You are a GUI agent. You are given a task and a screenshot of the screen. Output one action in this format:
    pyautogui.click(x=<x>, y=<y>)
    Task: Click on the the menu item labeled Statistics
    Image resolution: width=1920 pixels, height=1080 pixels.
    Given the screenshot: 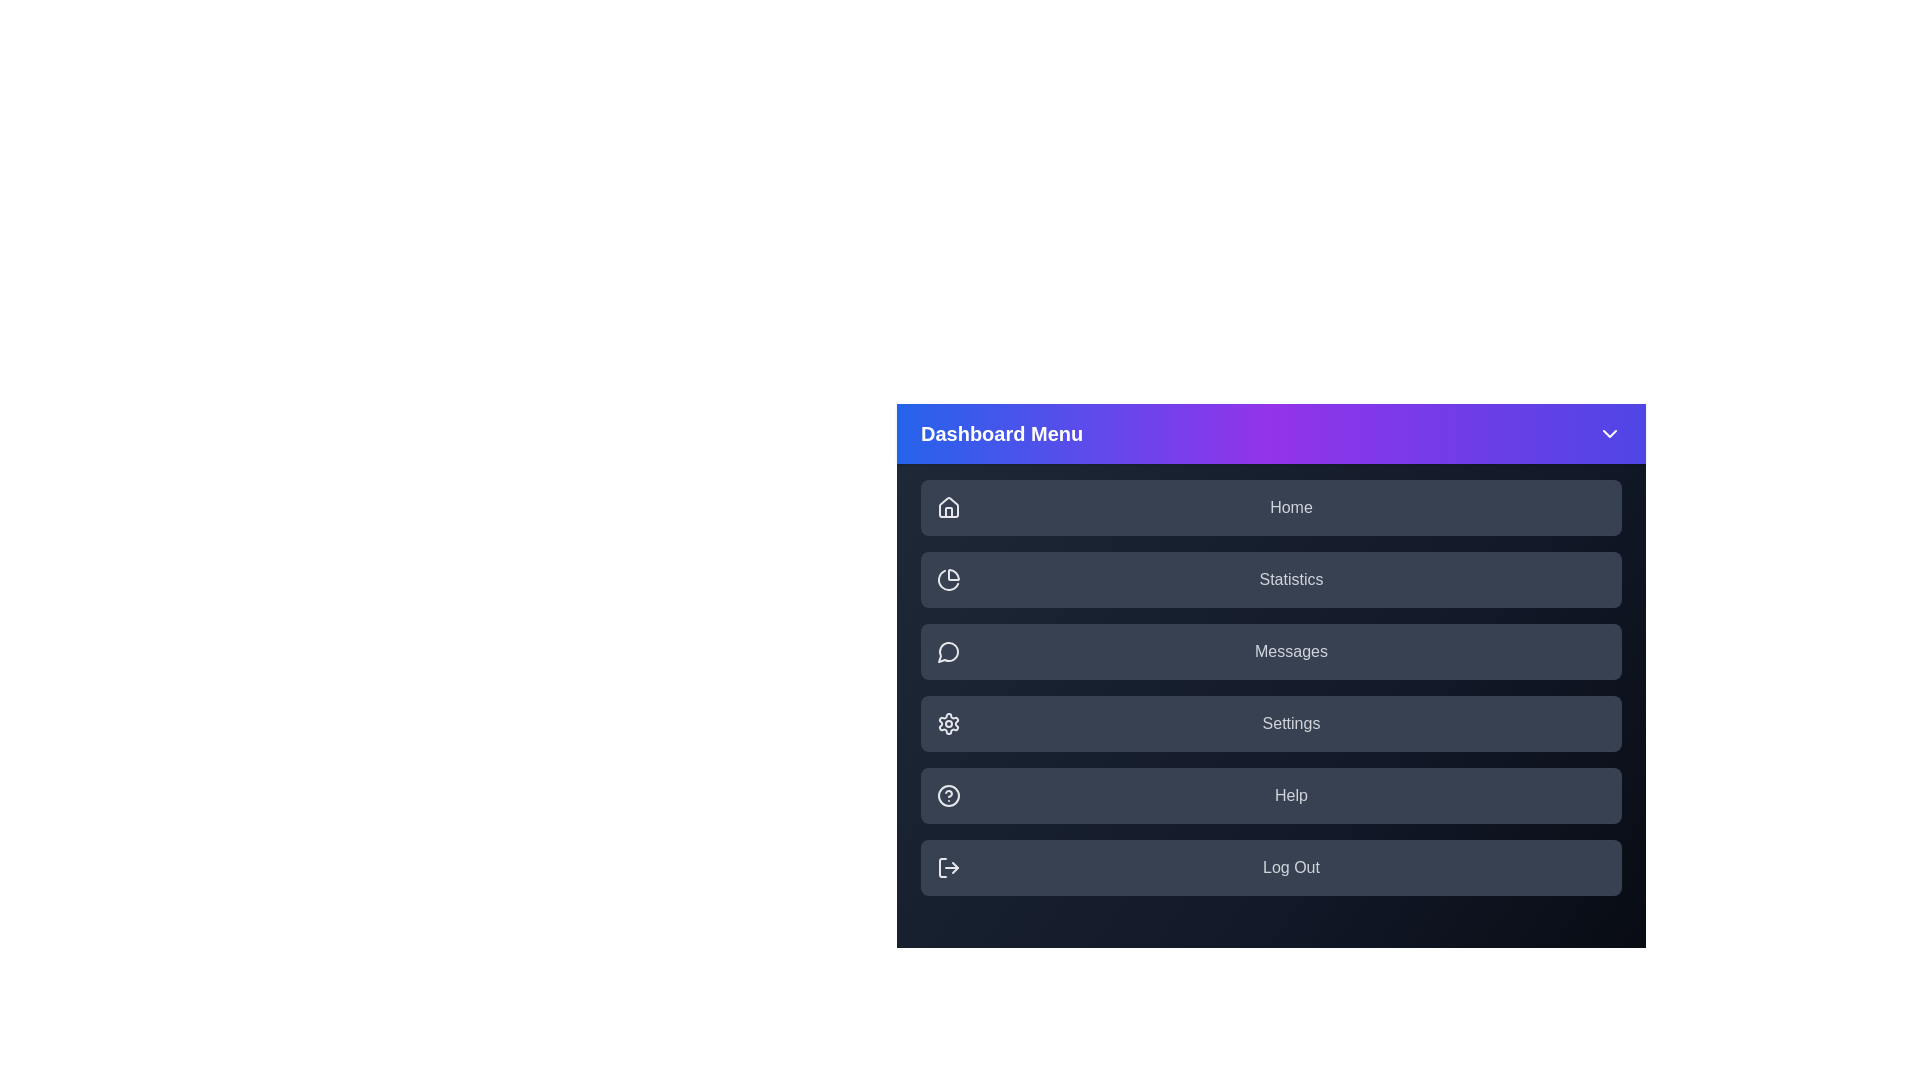 What is the action you would take?
    pyautogui.click(x=1270, y=579)
    